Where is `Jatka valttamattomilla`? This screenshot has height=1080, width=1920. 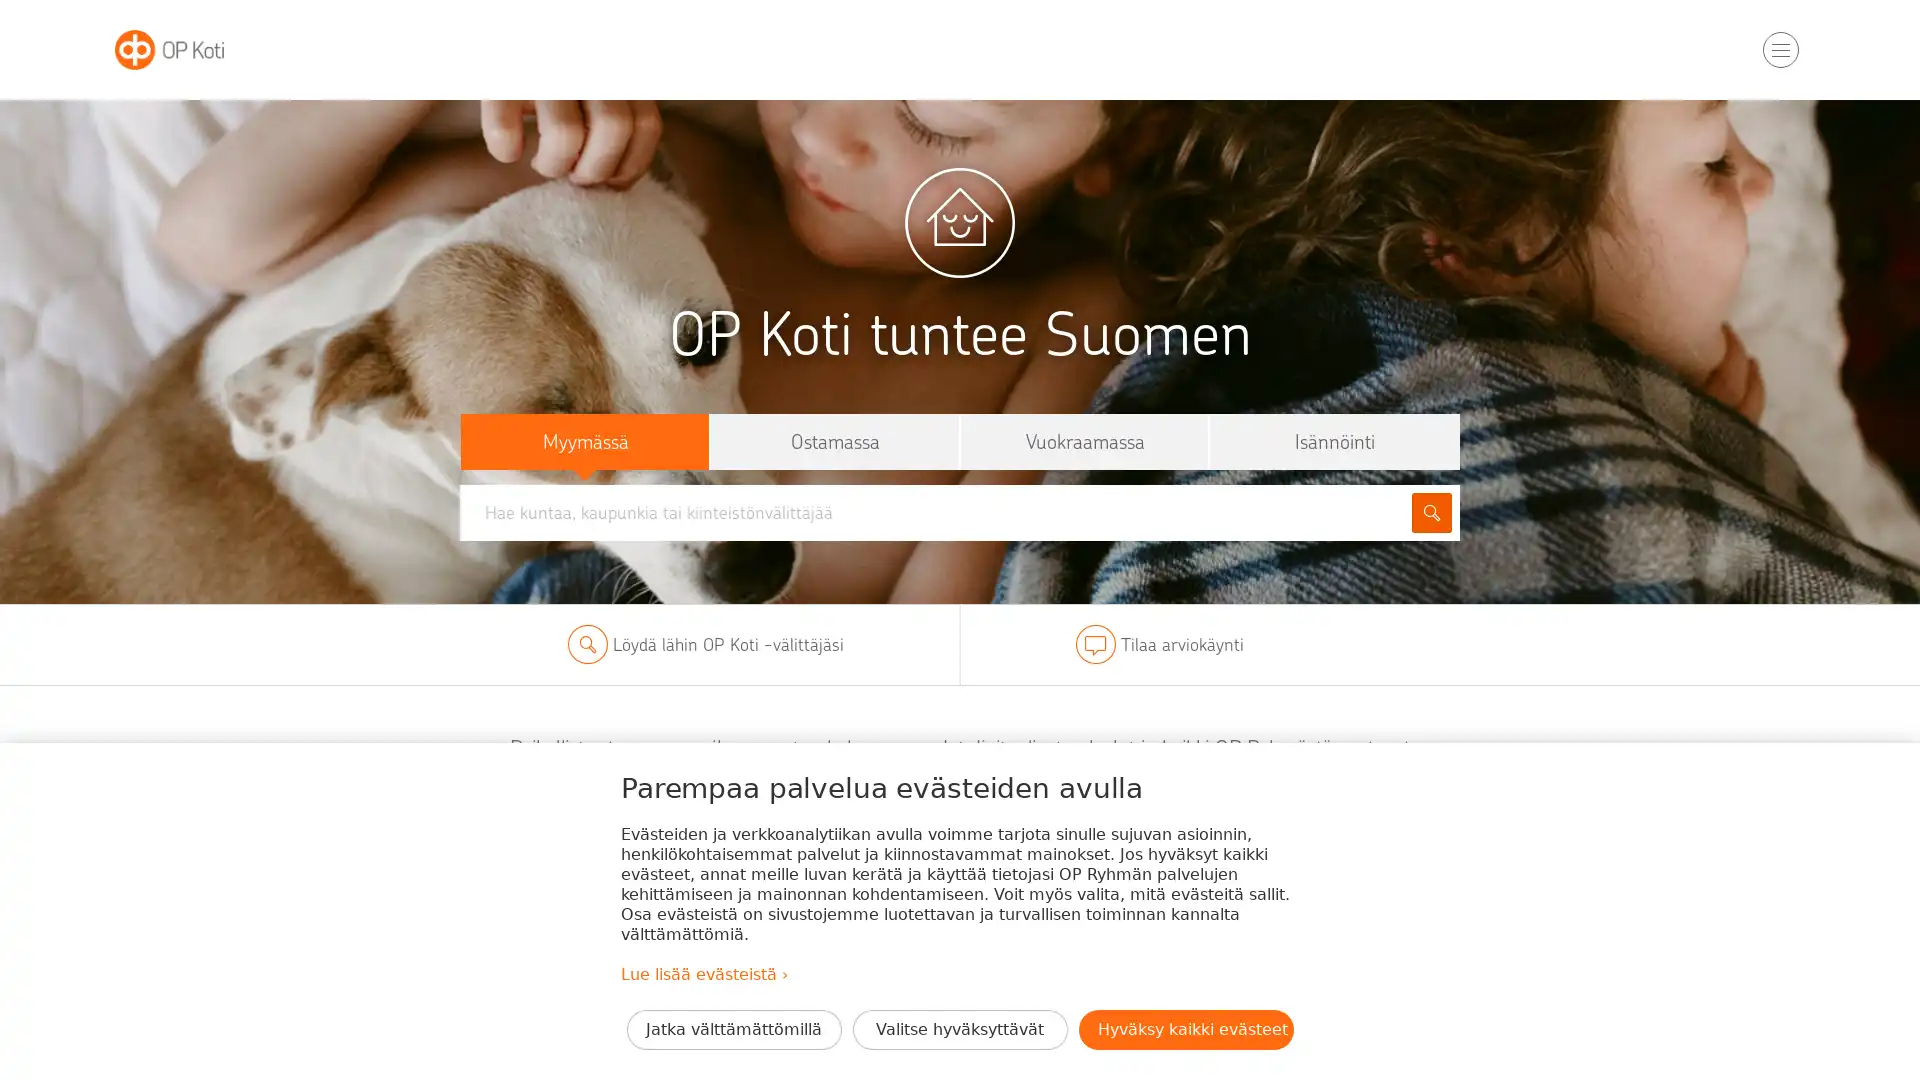
Jatka valttamattomilla is located at coordinates (732, 1029).